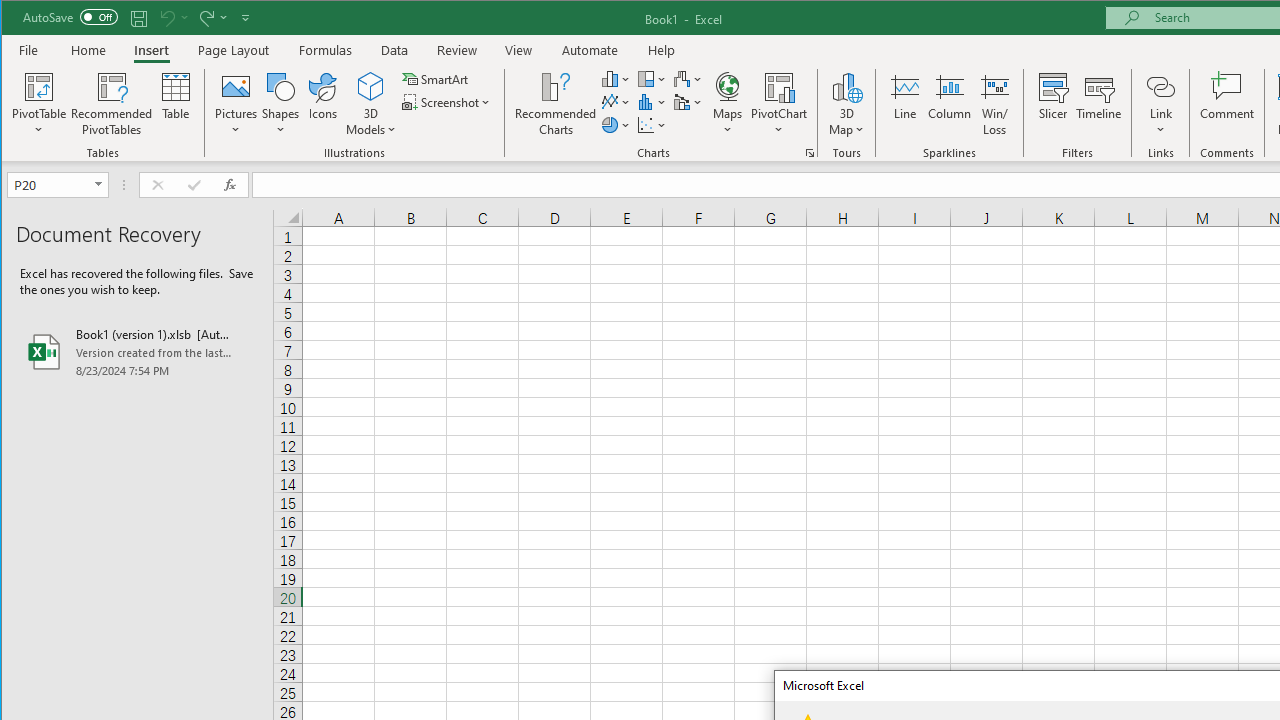  What do you see at coordinates (846, 104) in the screenshot?
I see `'3D Map'` at bounding box center [846, 104].